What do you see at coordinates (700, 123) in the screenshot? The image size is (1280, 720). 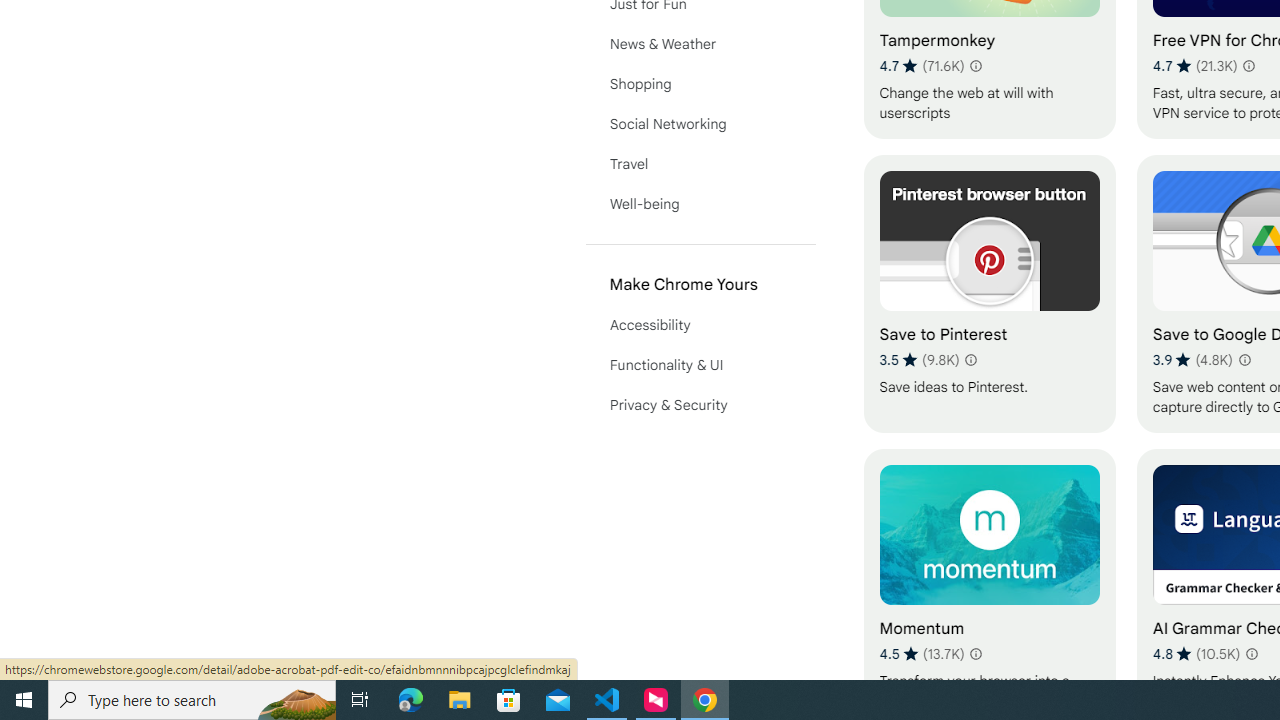 I see `'Social Networking'` at bounding box center [700, 123].